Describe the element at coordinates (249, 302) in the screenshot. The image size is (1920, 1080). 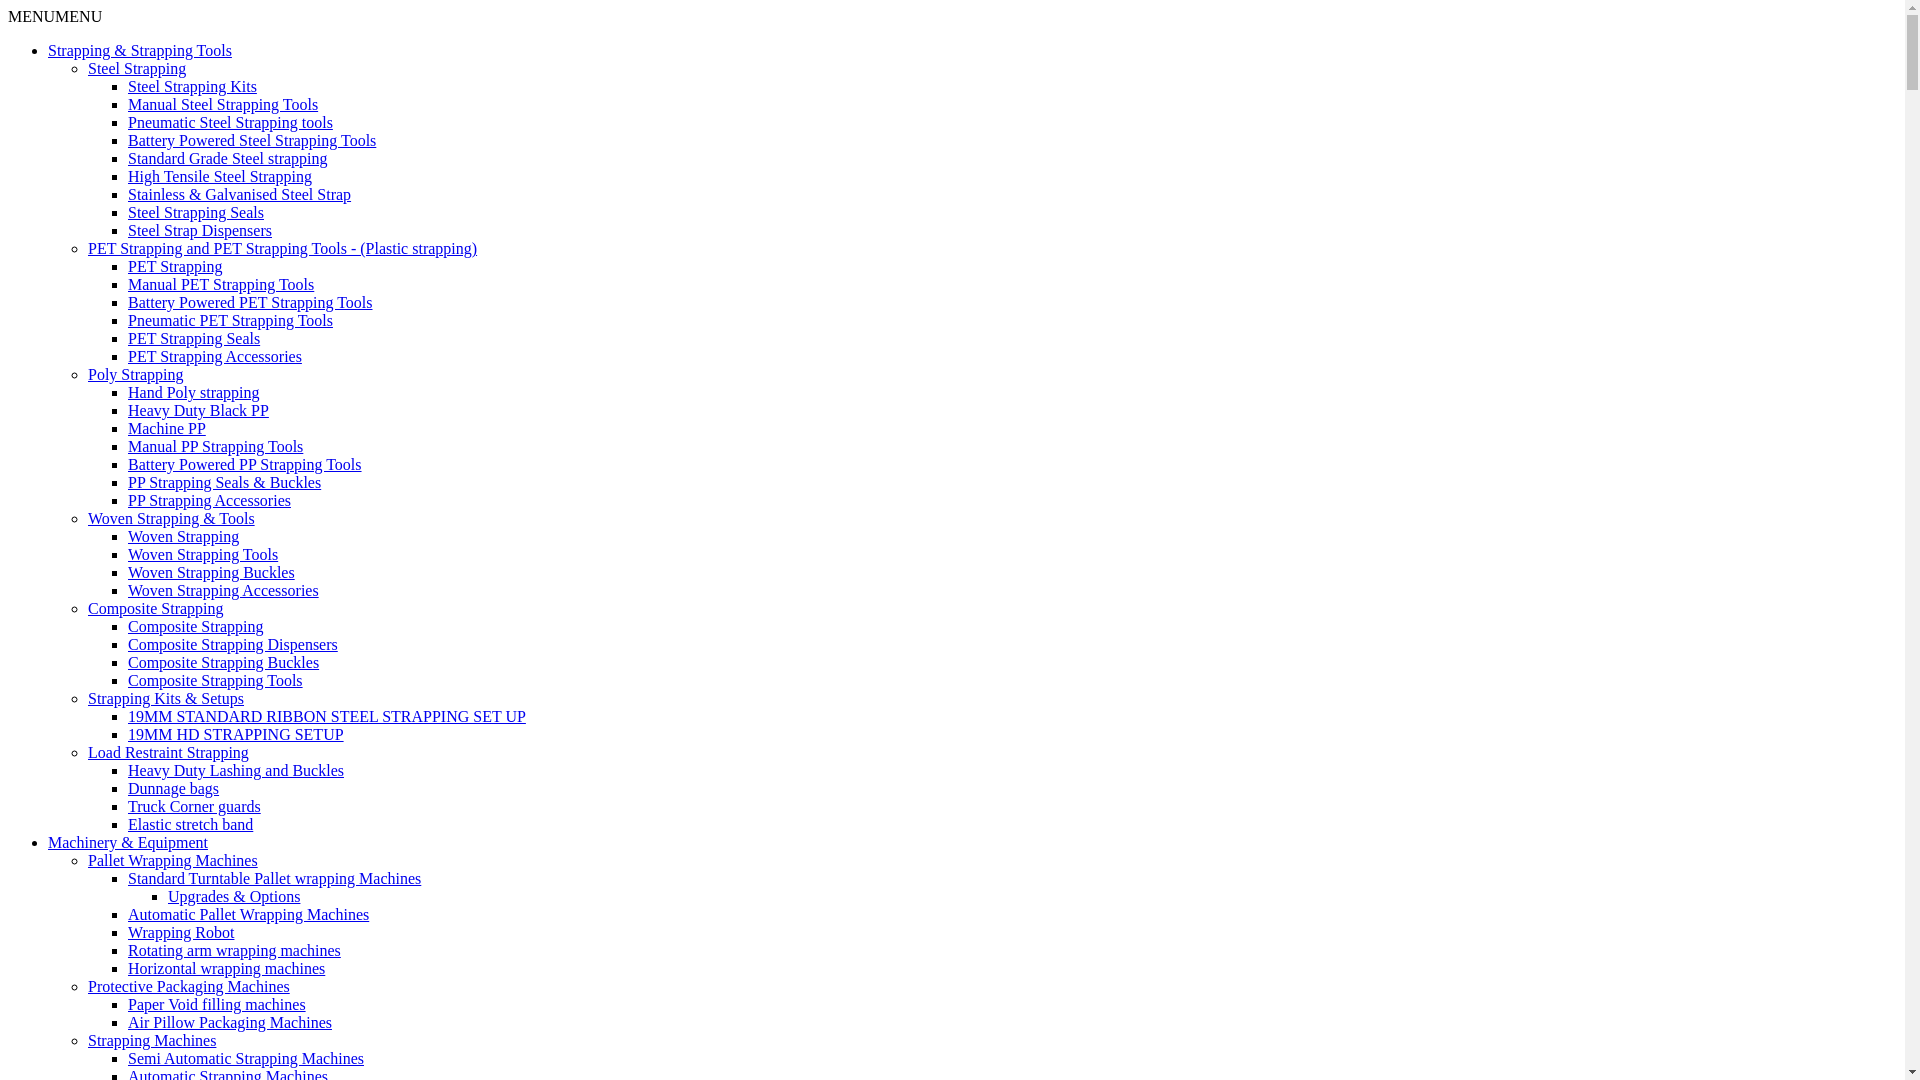
I see `'Battery Powered PET Strapping Tools'` at that location.